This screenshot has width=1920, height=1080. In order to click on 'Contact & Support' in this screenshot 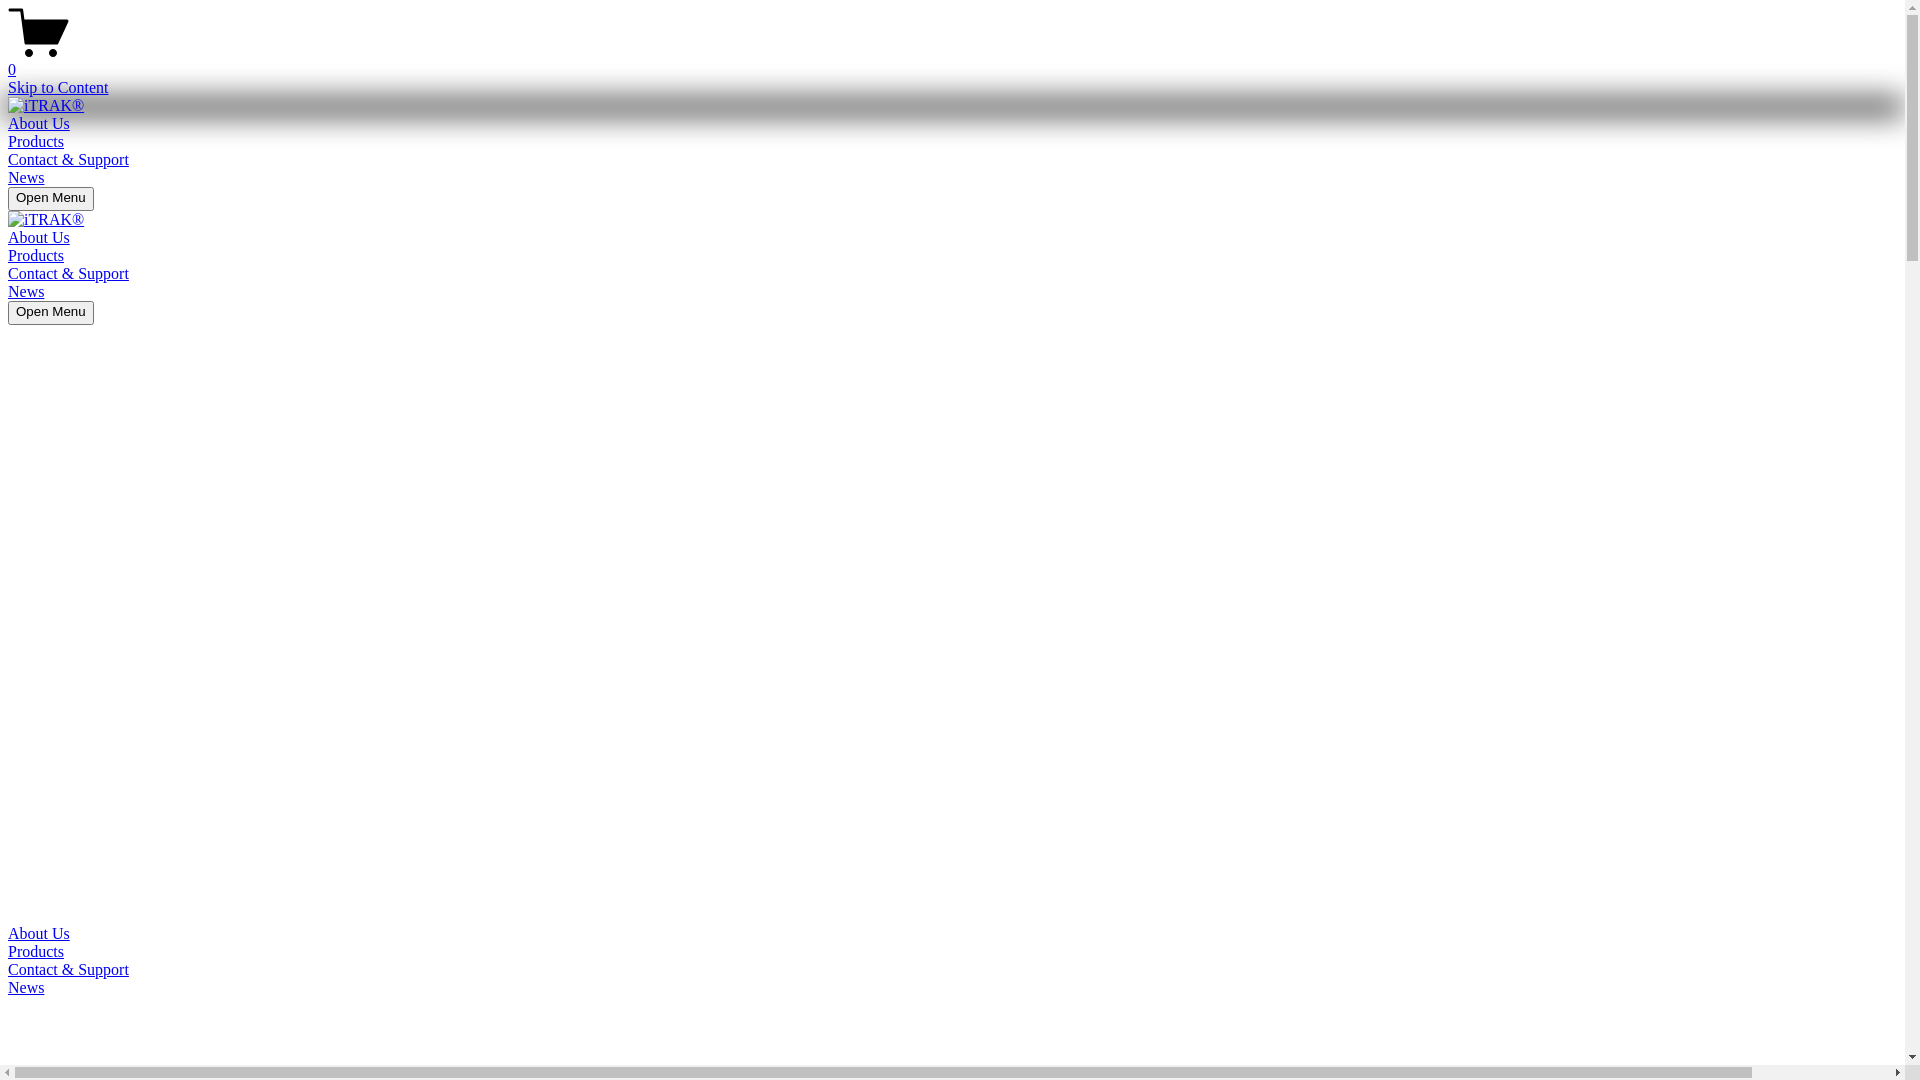, I will do `click(68, 273)`.